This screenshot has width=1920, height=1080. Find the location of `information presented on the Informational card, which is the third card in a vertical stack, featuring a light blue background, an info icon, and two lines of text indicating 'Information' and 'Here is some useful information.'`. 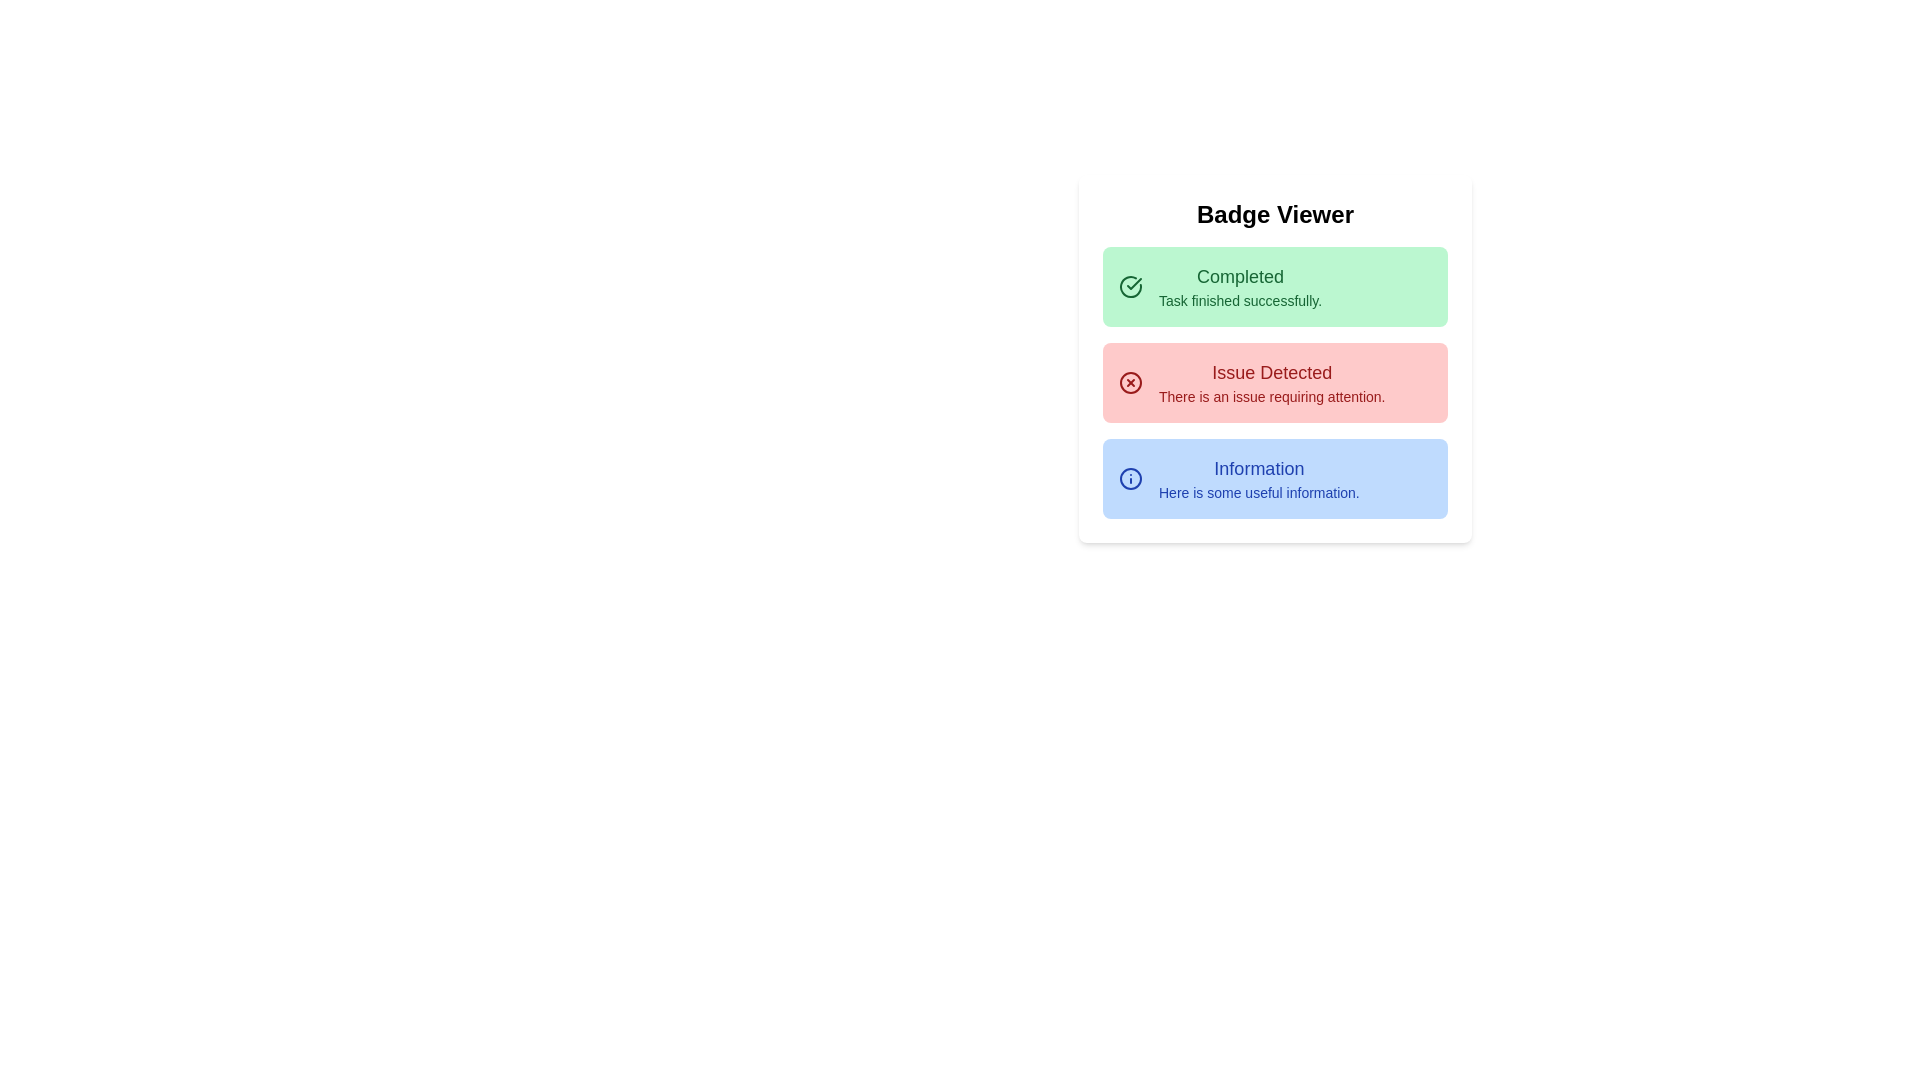

information presented on the Informational card, which is the third card in a vertical stack, featuring a light blue background, an info icon, and two lines of text indicating 'Information' and 'Here is some useful information.' is located at coordinates (1274, 478).